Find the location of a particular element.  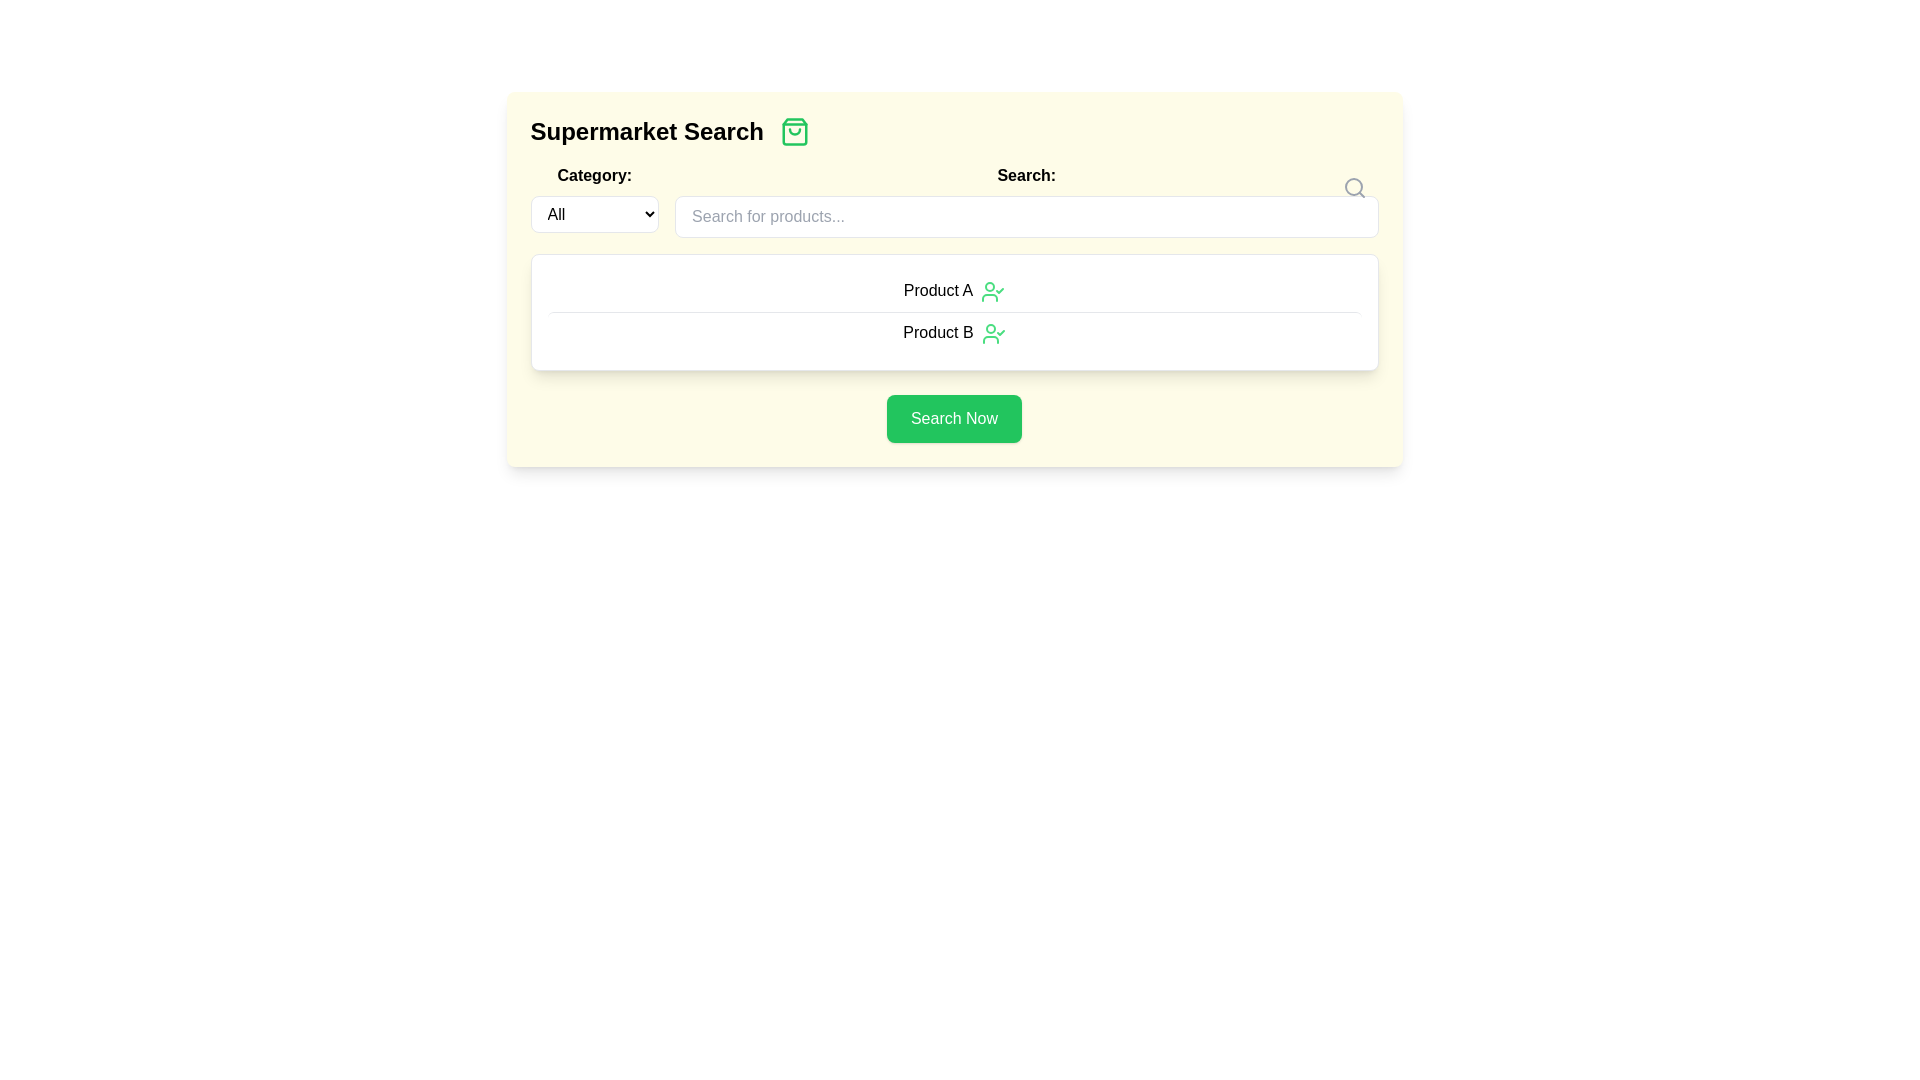

the dropdown menu labeled 'All' is located at coordinates (593, 214).